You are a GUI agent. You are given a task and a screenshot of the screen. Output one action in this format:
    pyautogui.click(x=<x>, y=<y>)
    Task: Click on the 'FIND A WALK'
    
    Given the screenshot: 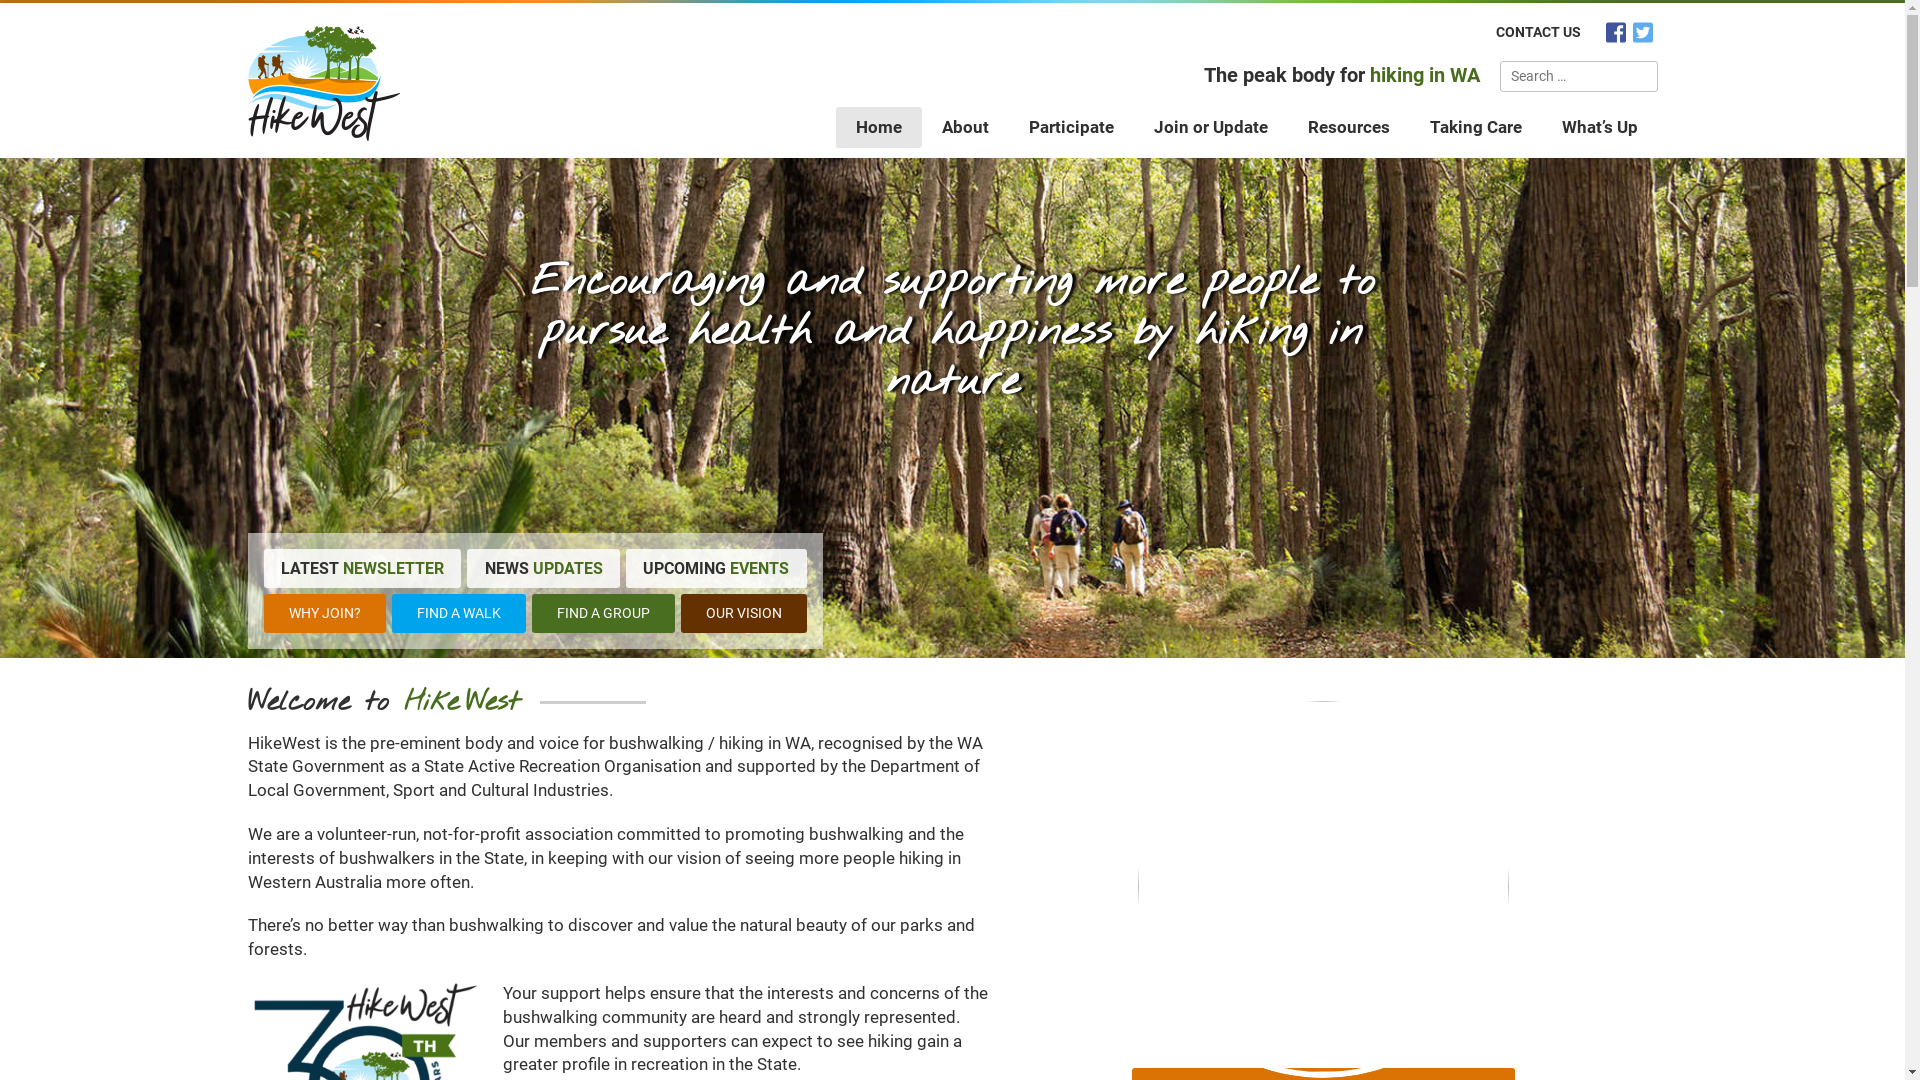 What is the action you would take?
    pyautogui.click(x=458, y=612)
    